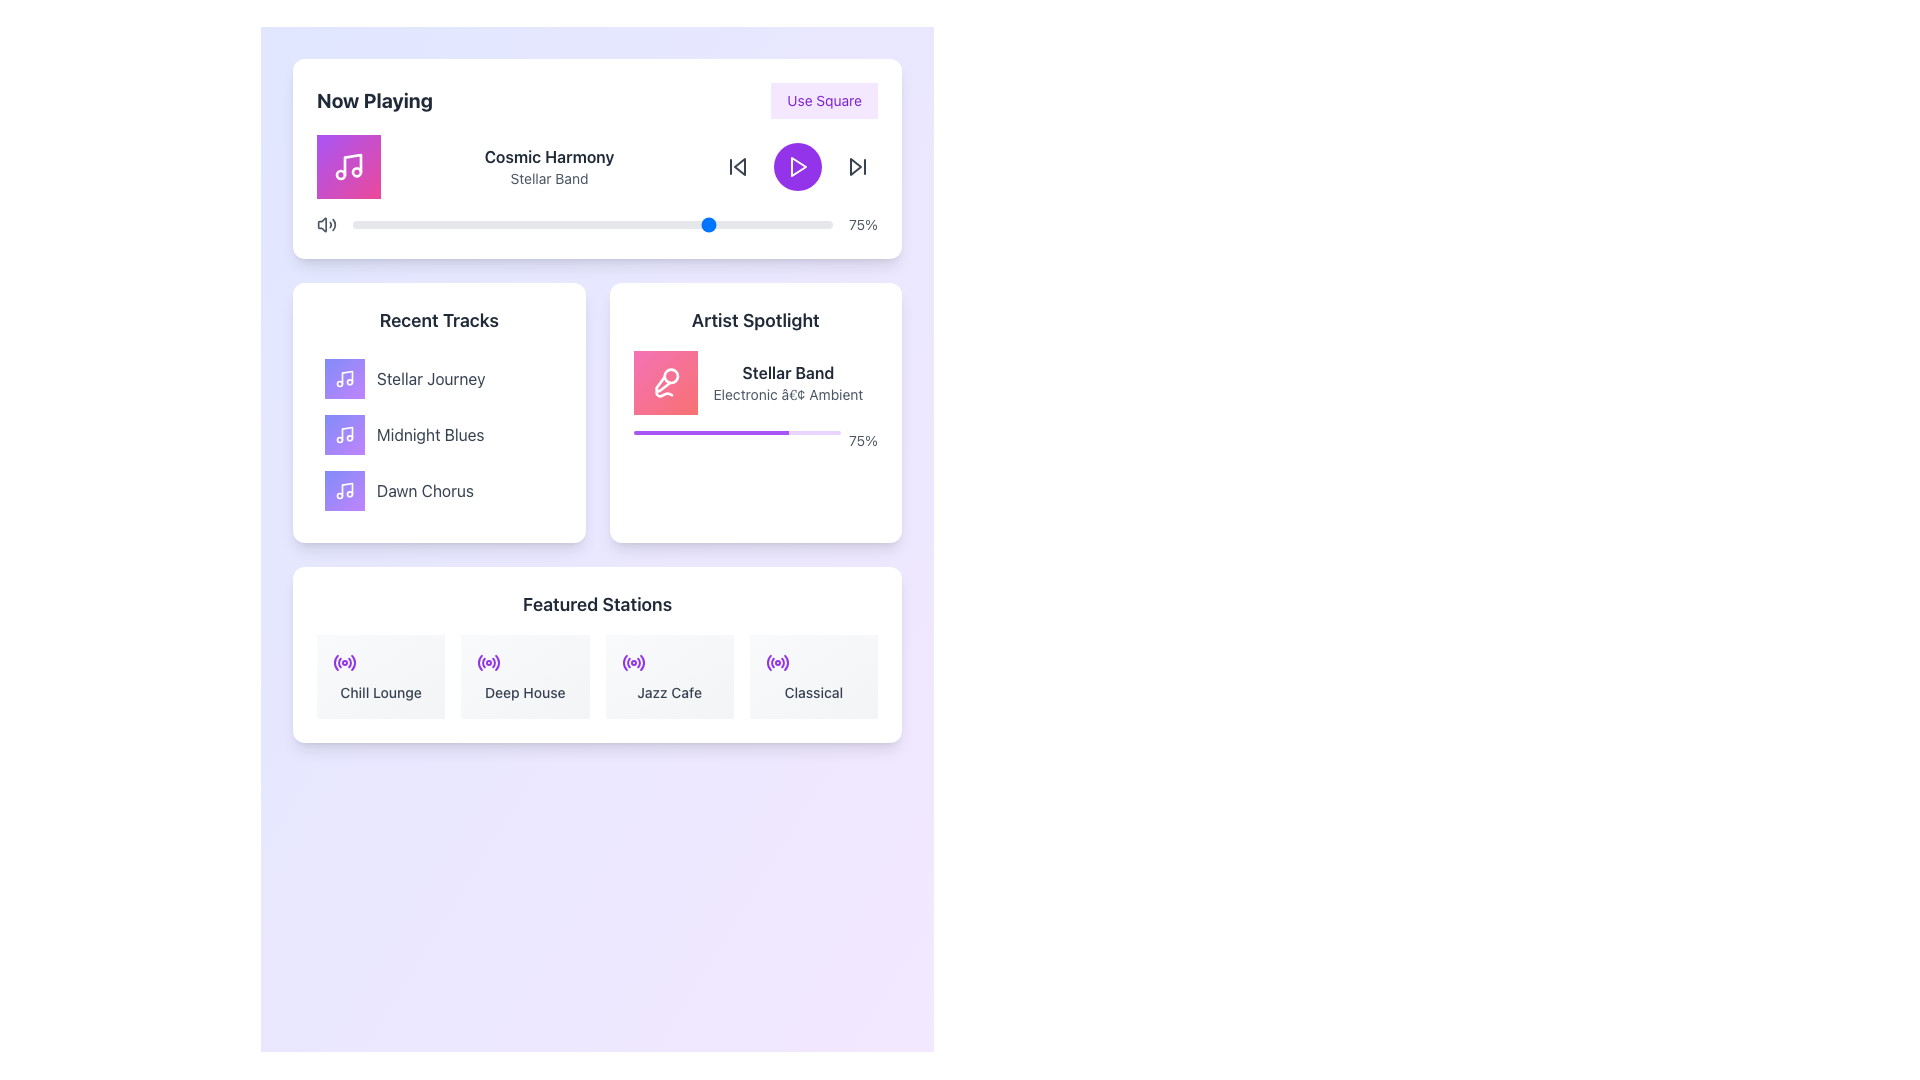 Image resolution: width=1920 pixels, height=1080 pixels. Describe the element at coordinates (797, 165) in the screenshot. I see `the Play icon within the purple circular button located in the 'Now Playing' area` at that location.